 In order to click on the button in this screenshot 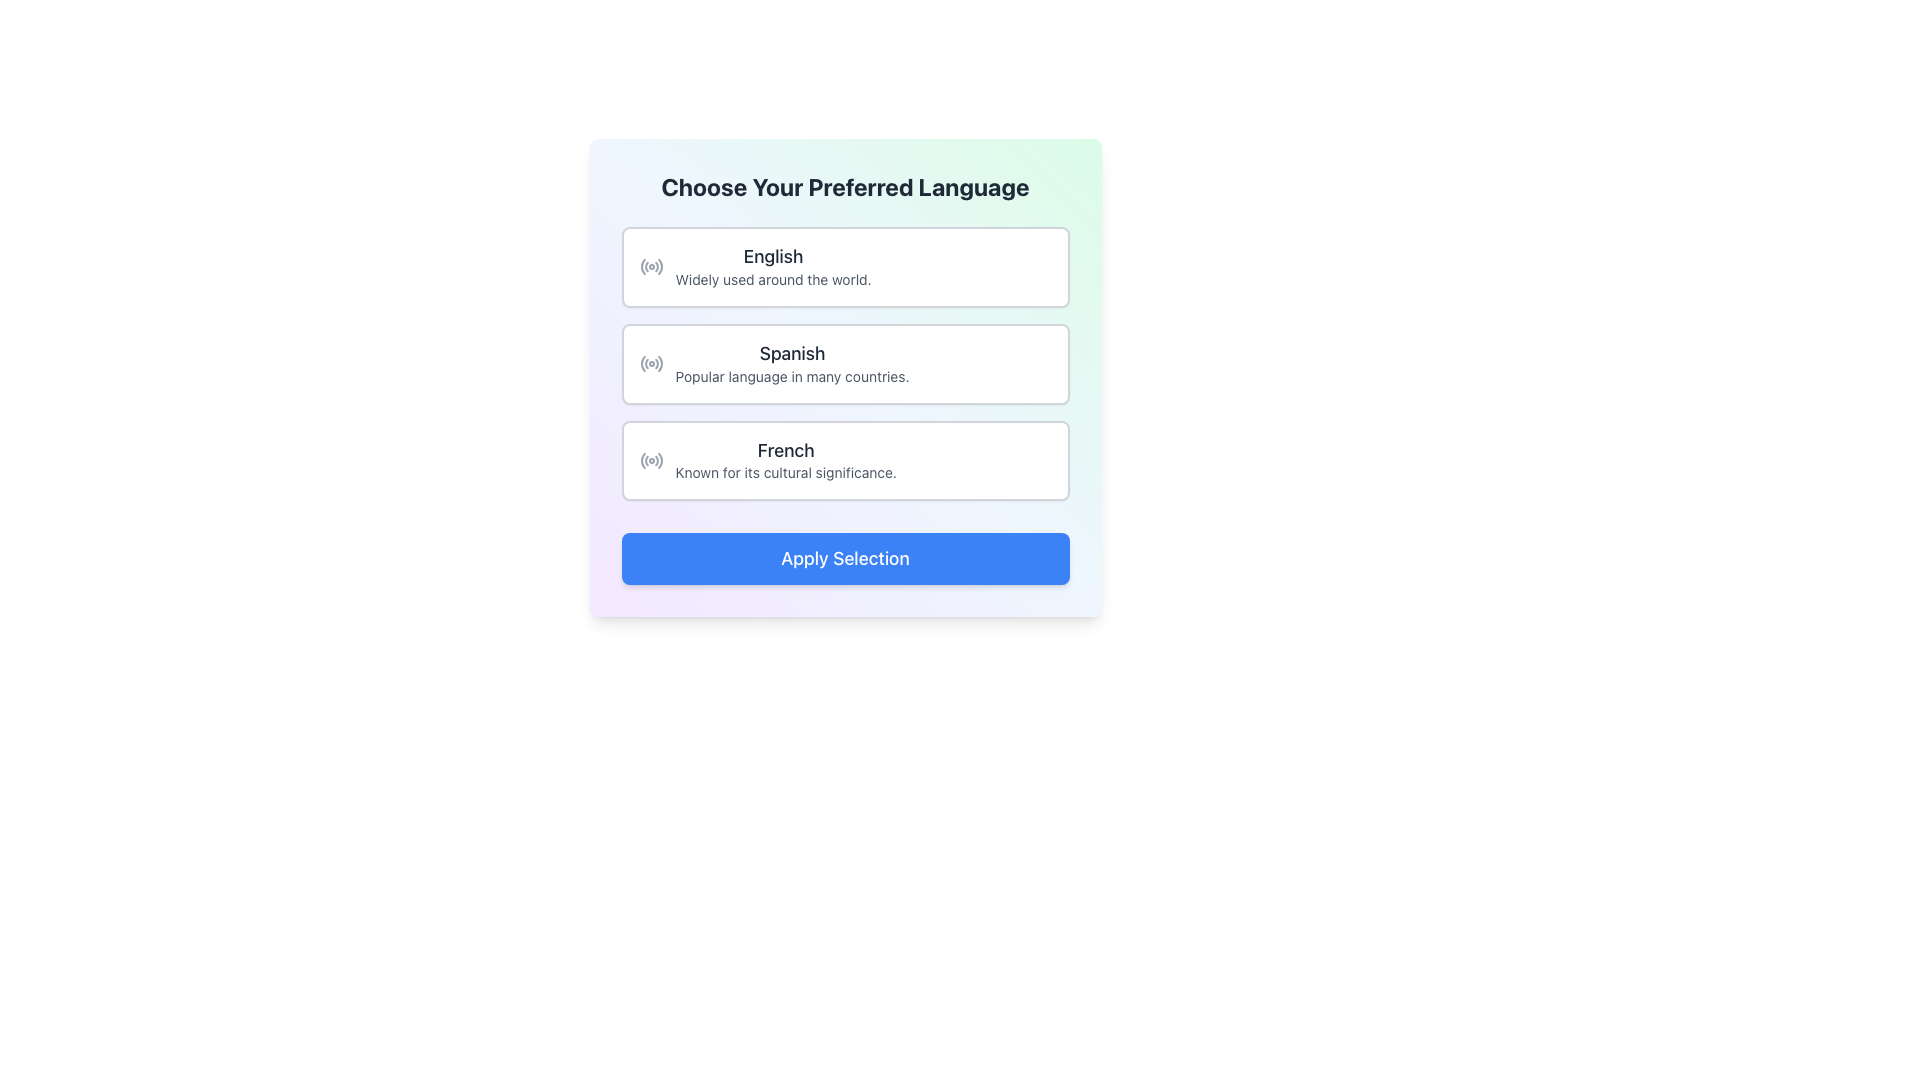, I will do `click(845, 364)`.